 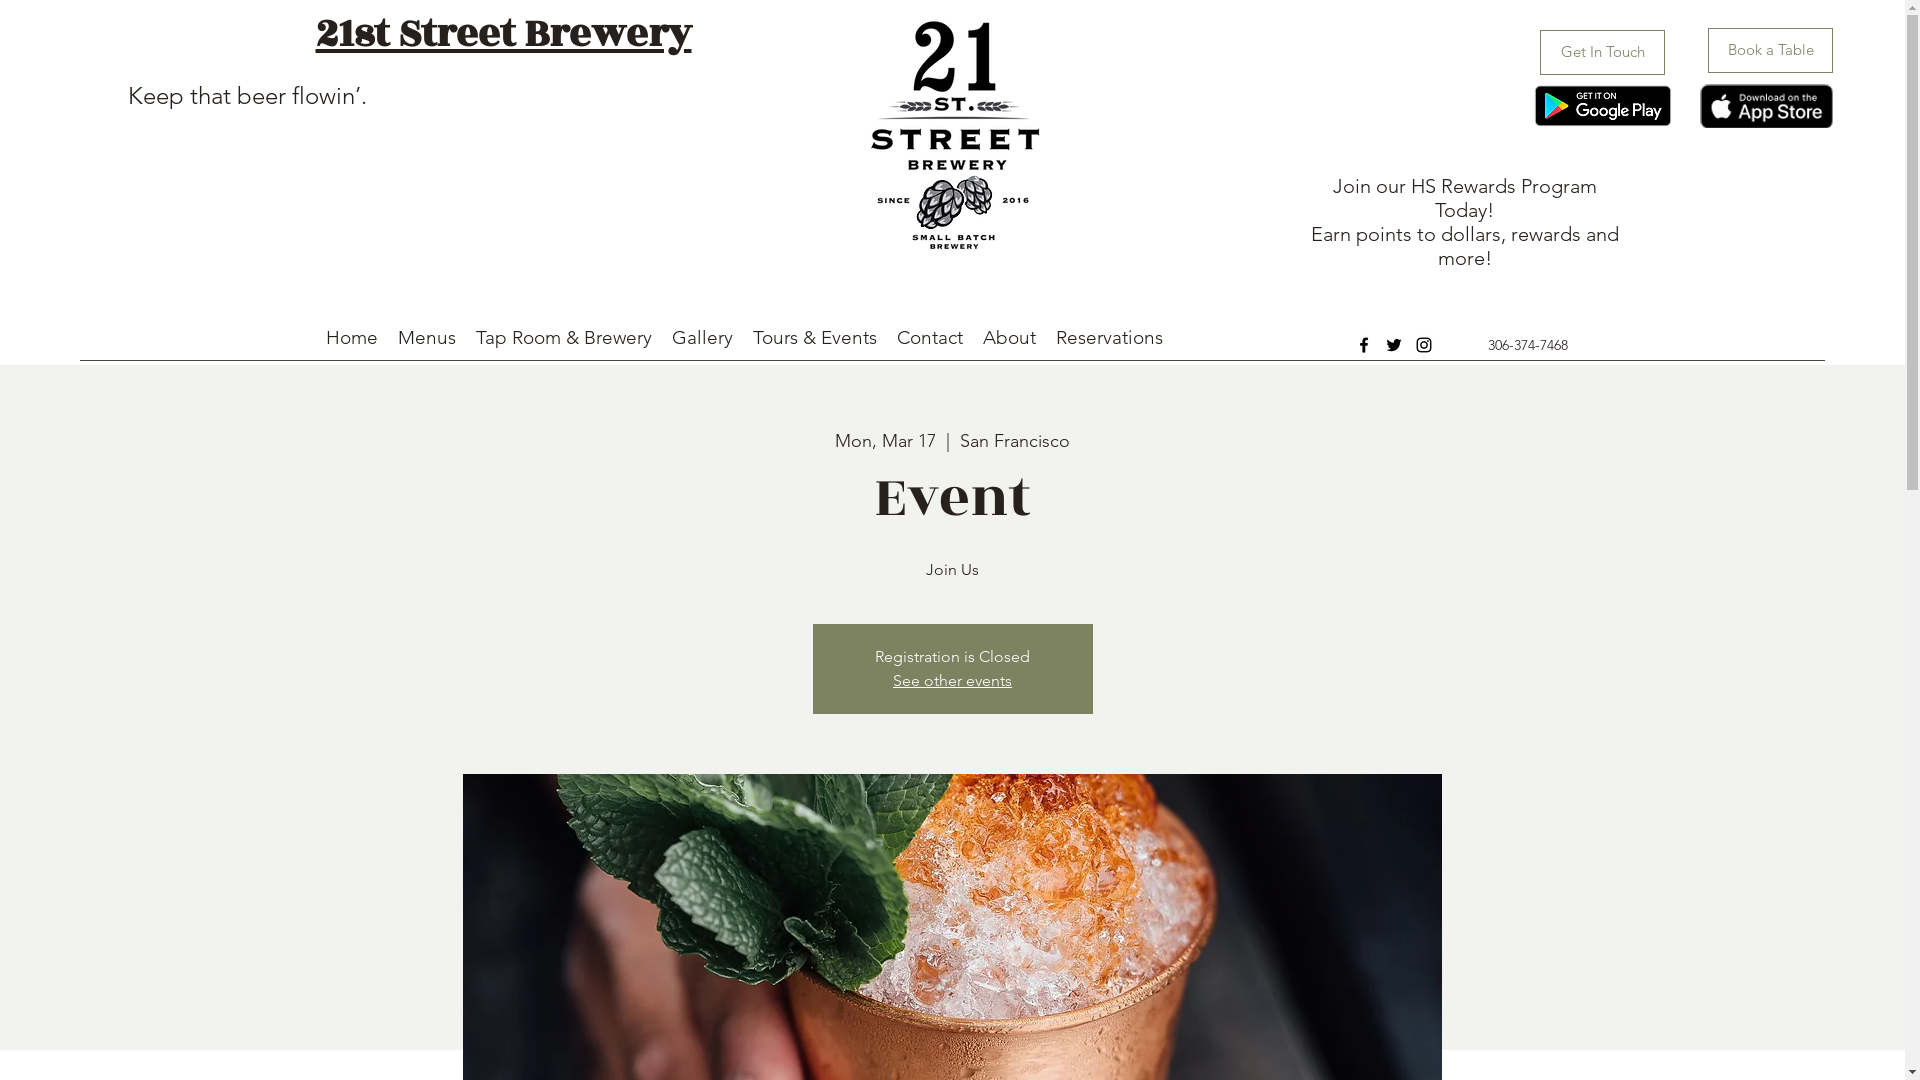 What do you see at coordinates (1008, 337) in the screenshot?
I see `'About'` at bounding box center [1008, 337].